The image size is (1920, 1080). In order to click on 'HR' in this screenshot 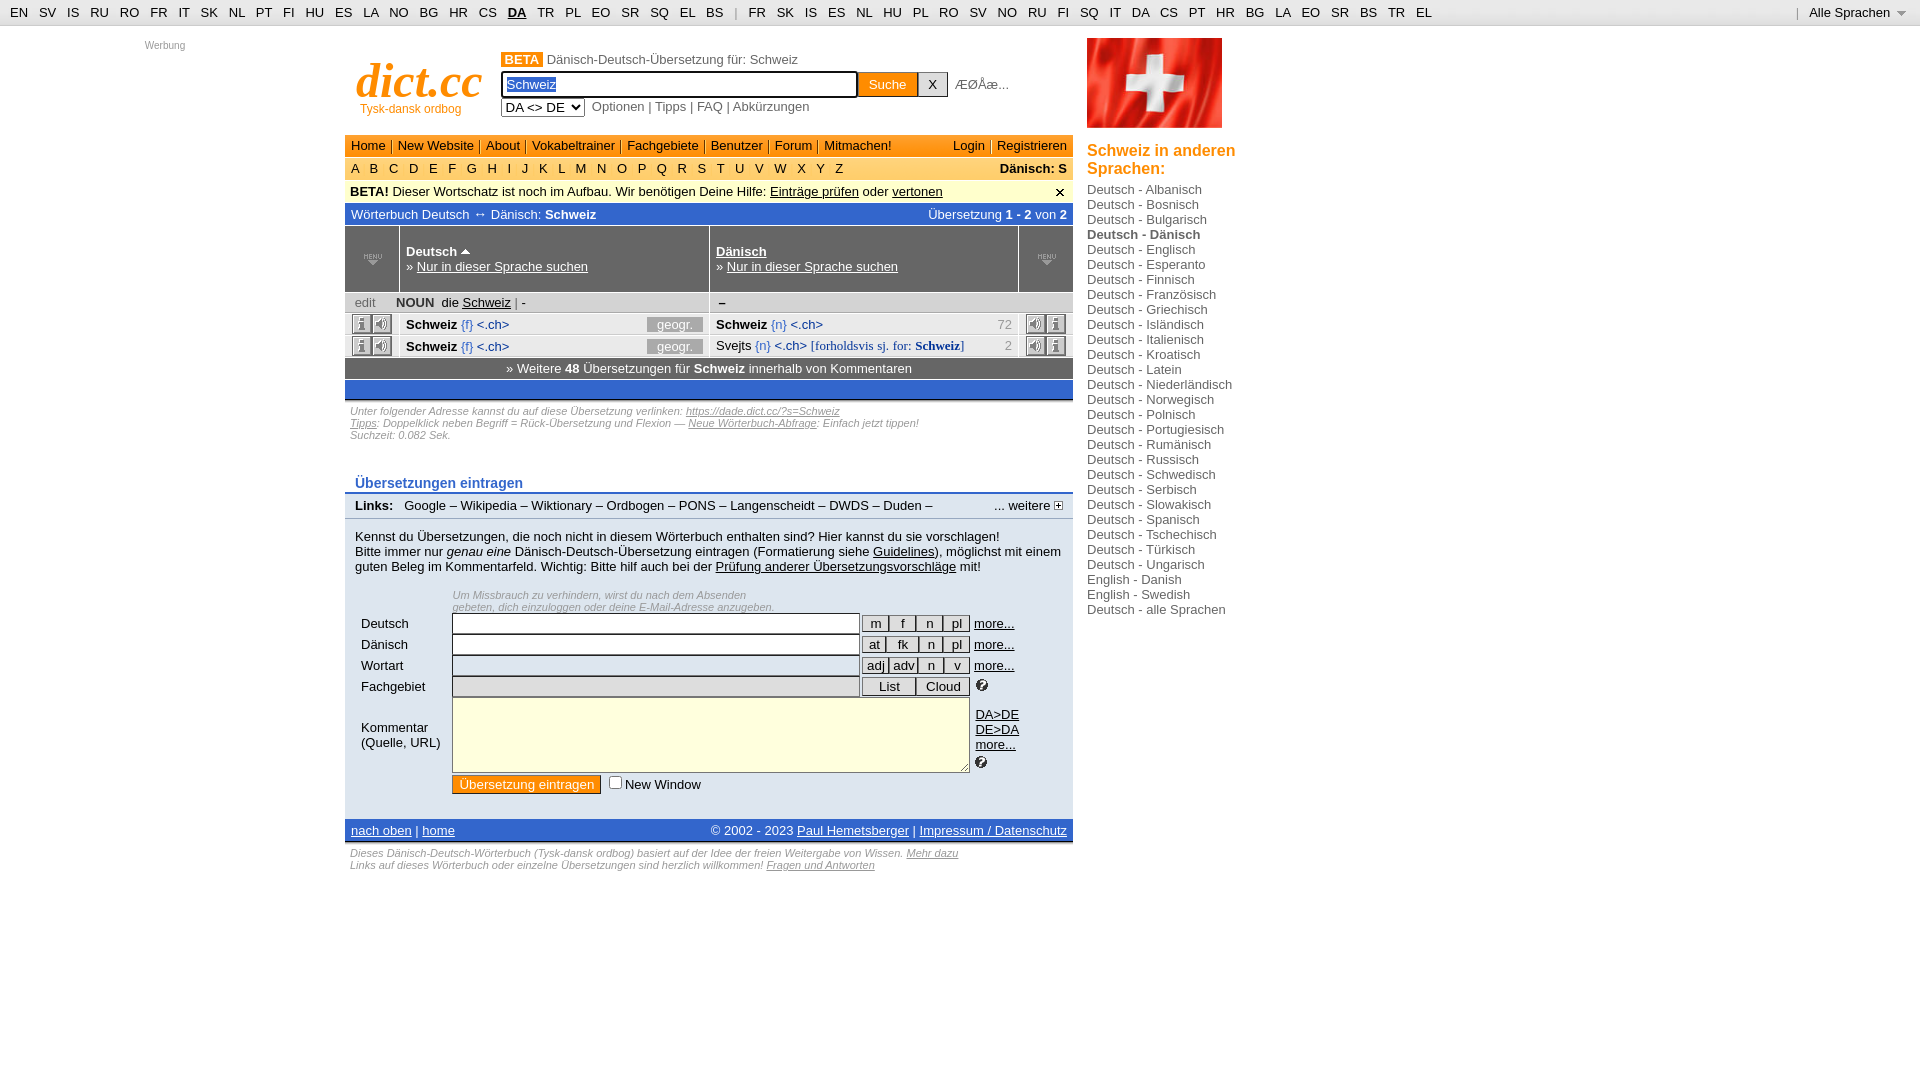, I will do `click(457, 12)`.